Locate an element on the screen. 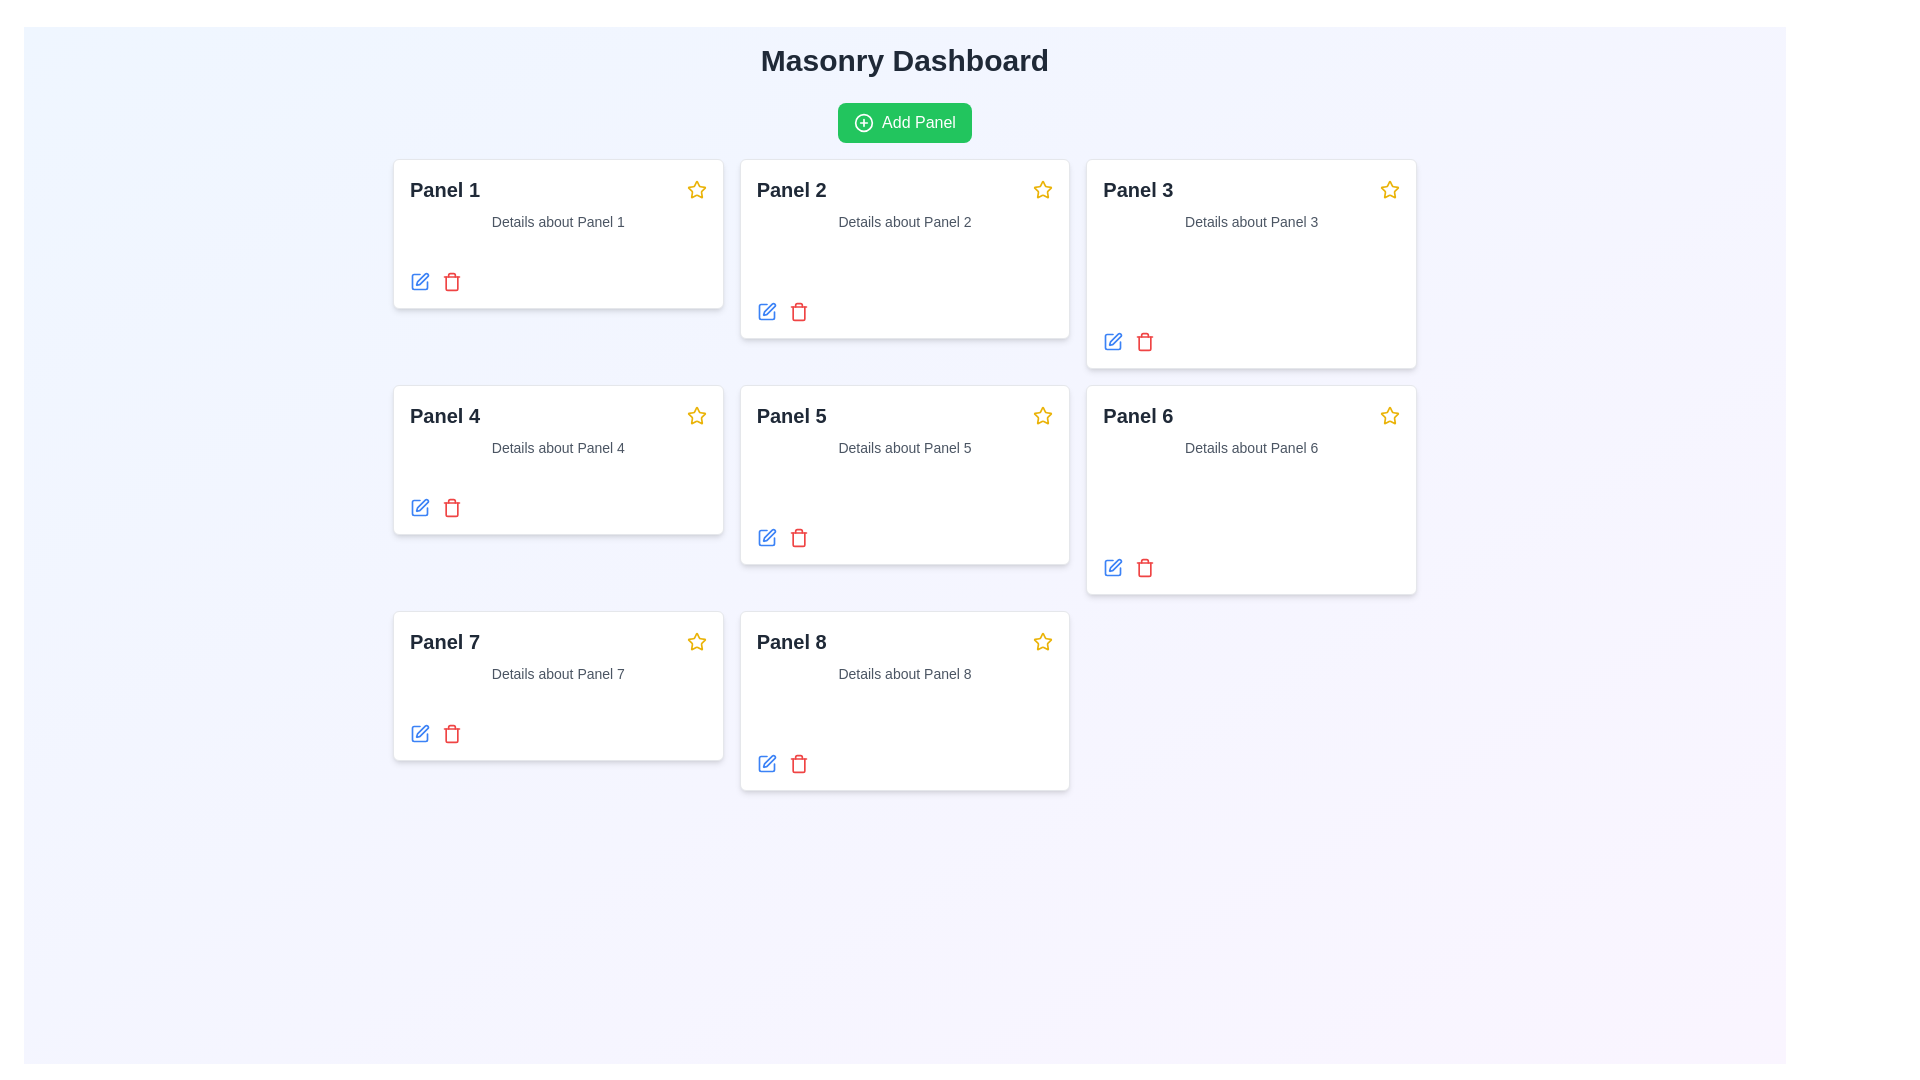 This screenshot has height=1080, width=1920. the blue pen-shaped icon button located in the footer of 'Panel 8' to initiate editing functionality is located at coordinates (765, 763).